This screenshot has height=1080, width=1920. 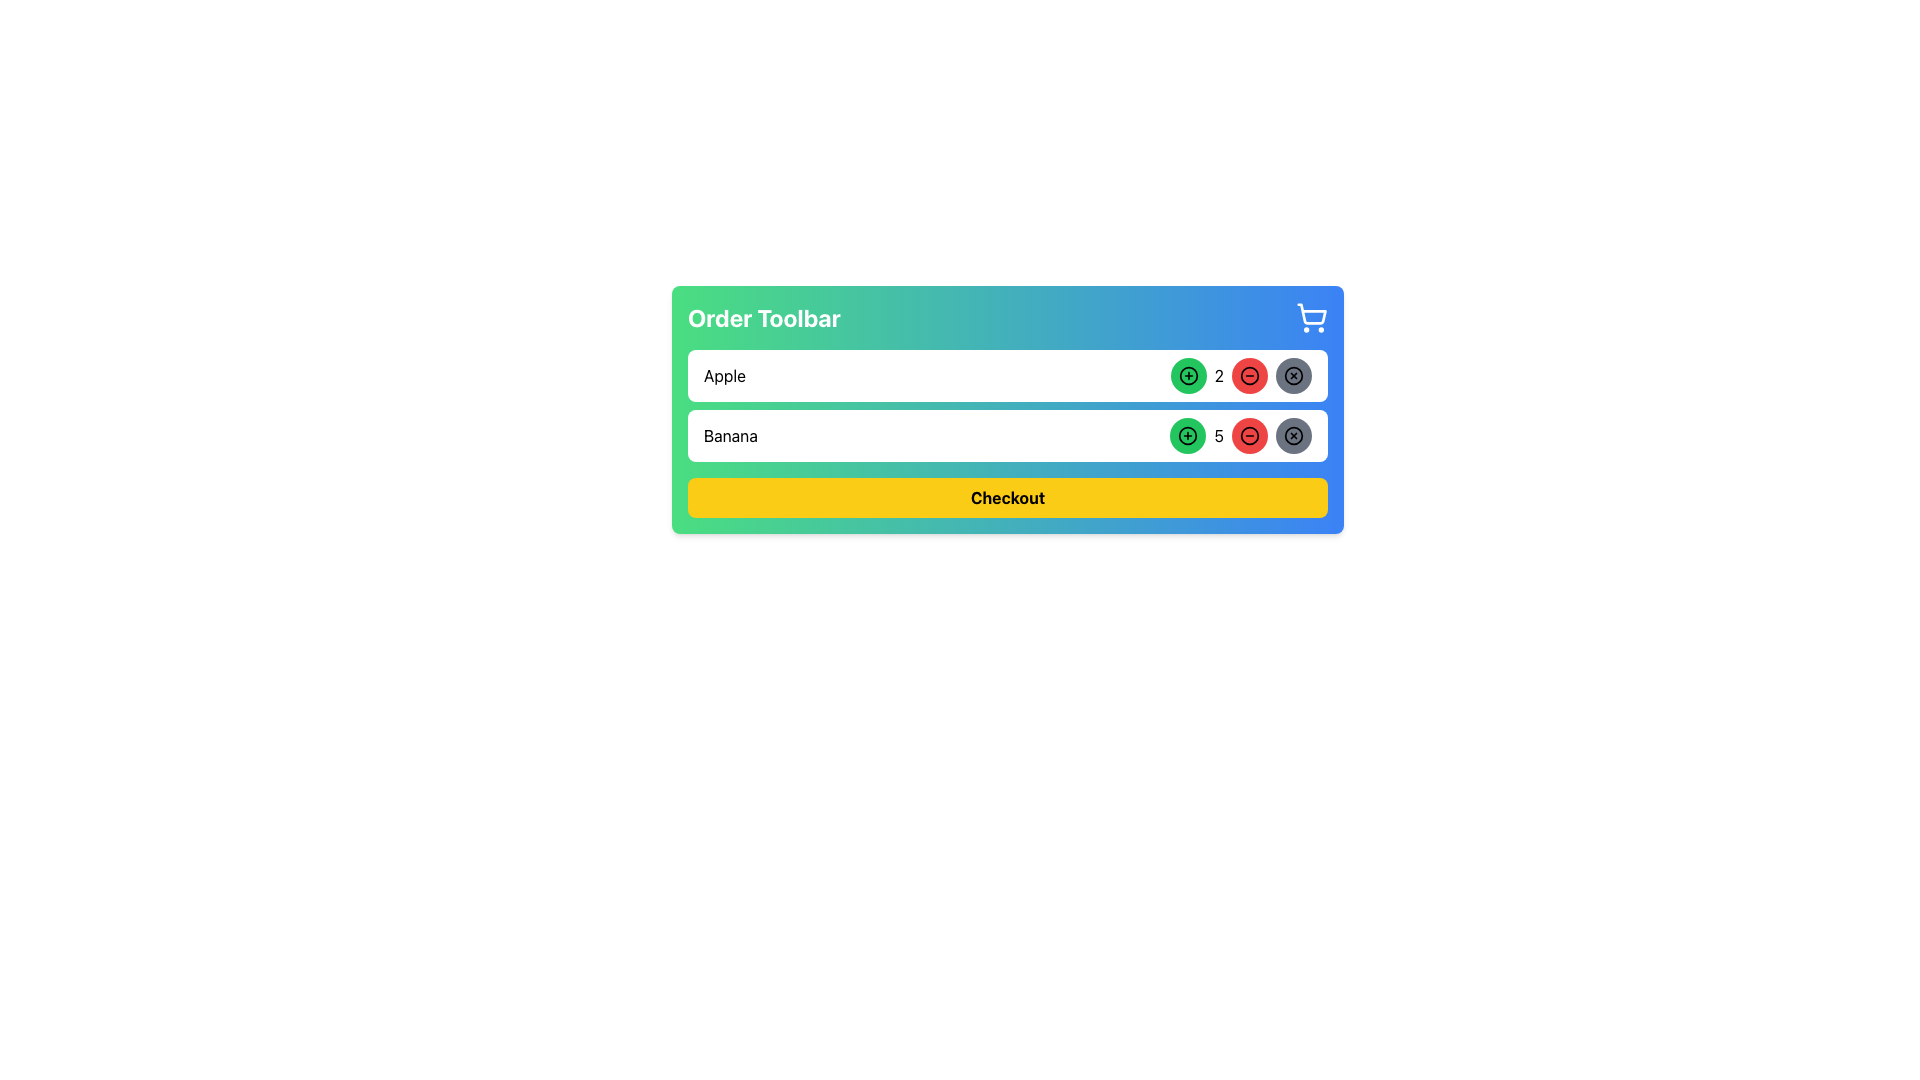 I want to click on the vibrant 'Checkout' button with a bold yellow background and rounded corners located at the bottom of the 'Order Toolbar' section, so click(x=1008, y=496).